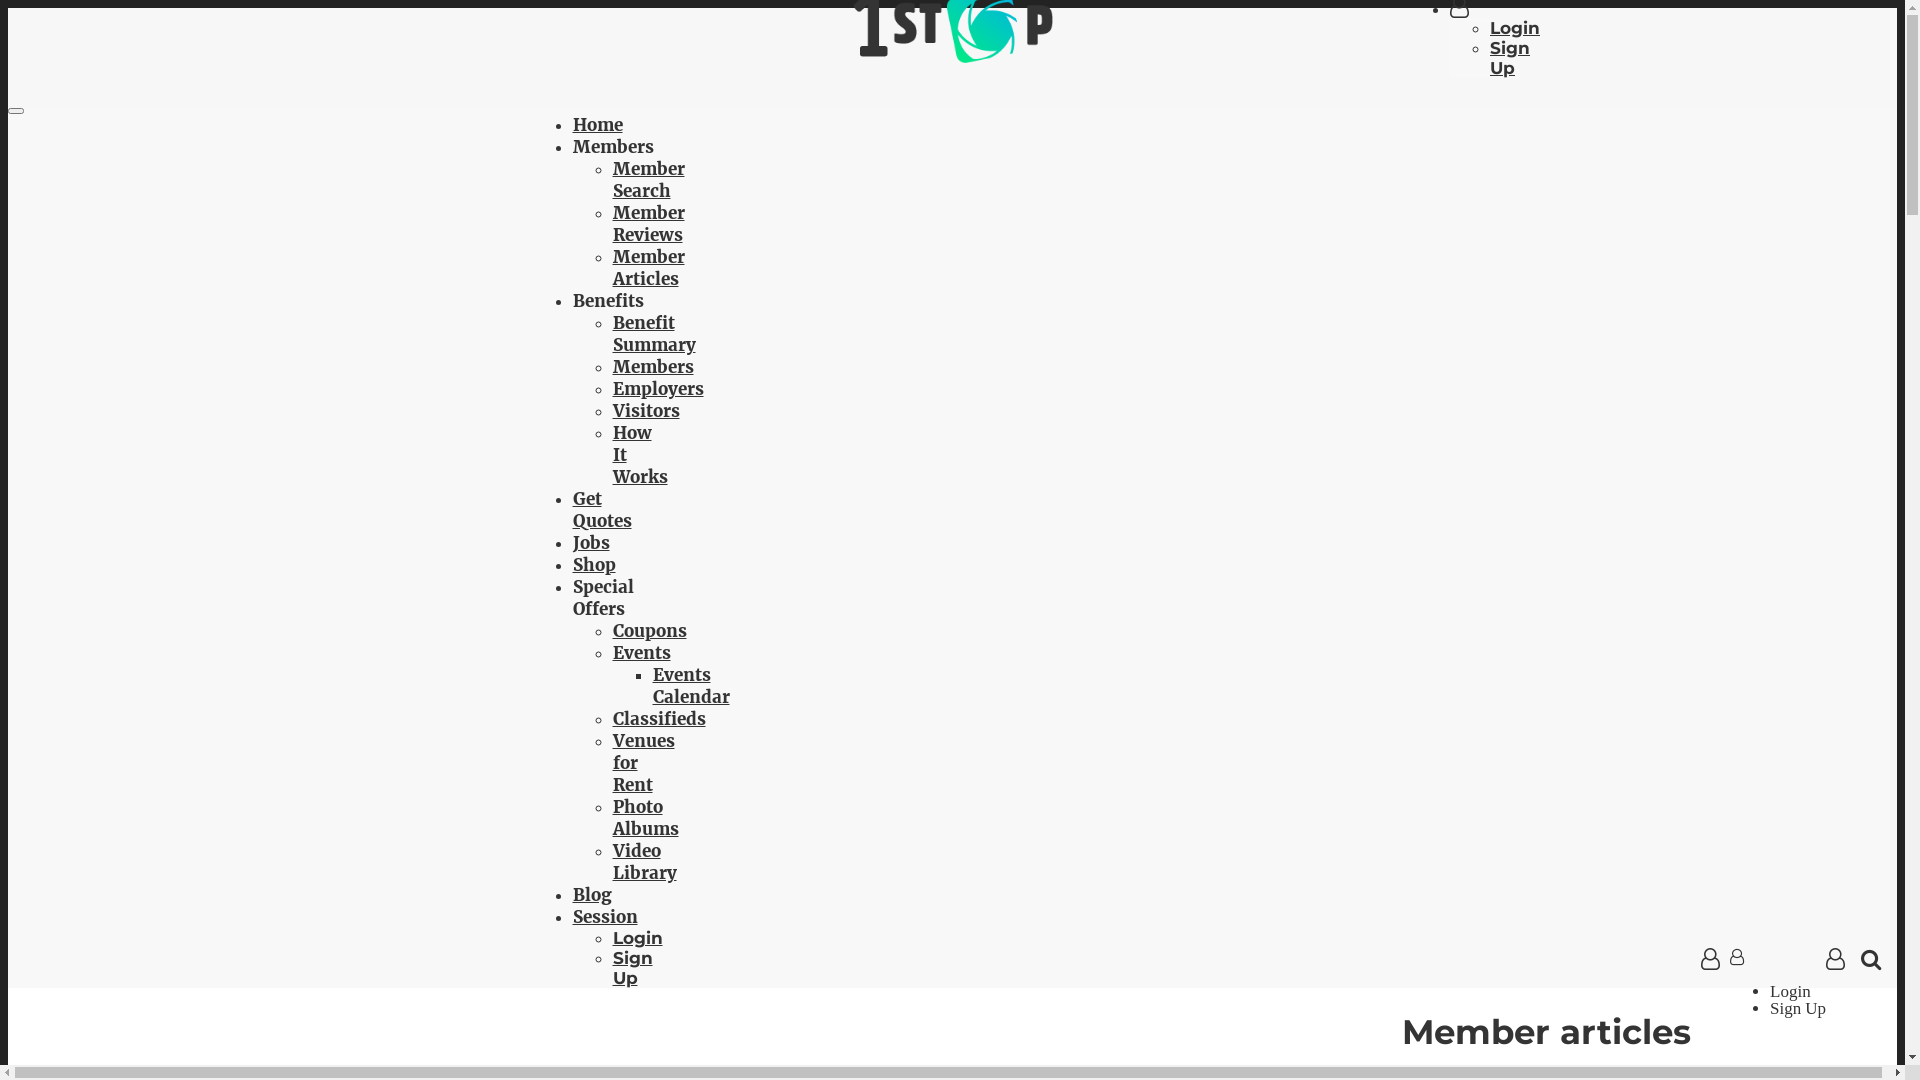 The image size is (1920, 1080). Describe the element at coordinates (641, 652) in the screenshot. I see `'Events'` at that location.